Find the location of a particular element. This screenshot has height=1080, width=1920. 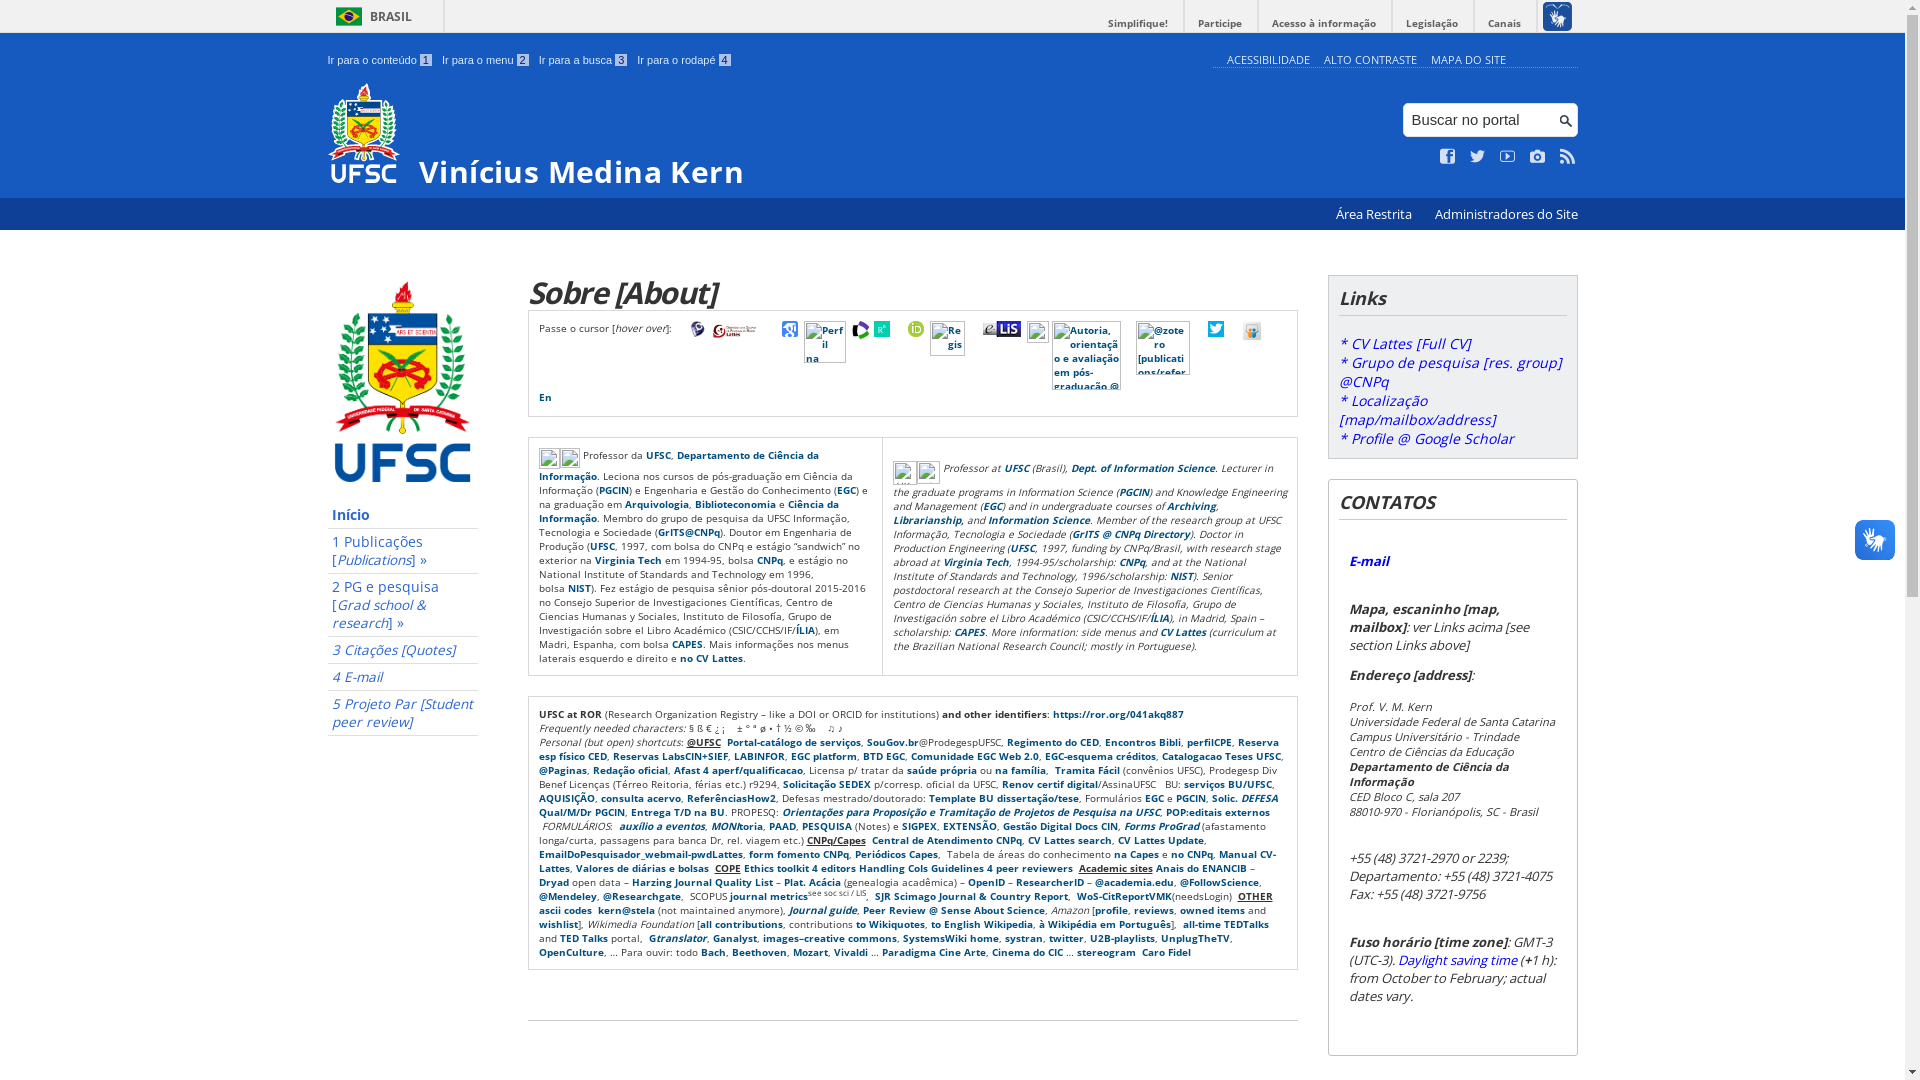

'SystemsWiki home' is located at coordinates (949, 937).